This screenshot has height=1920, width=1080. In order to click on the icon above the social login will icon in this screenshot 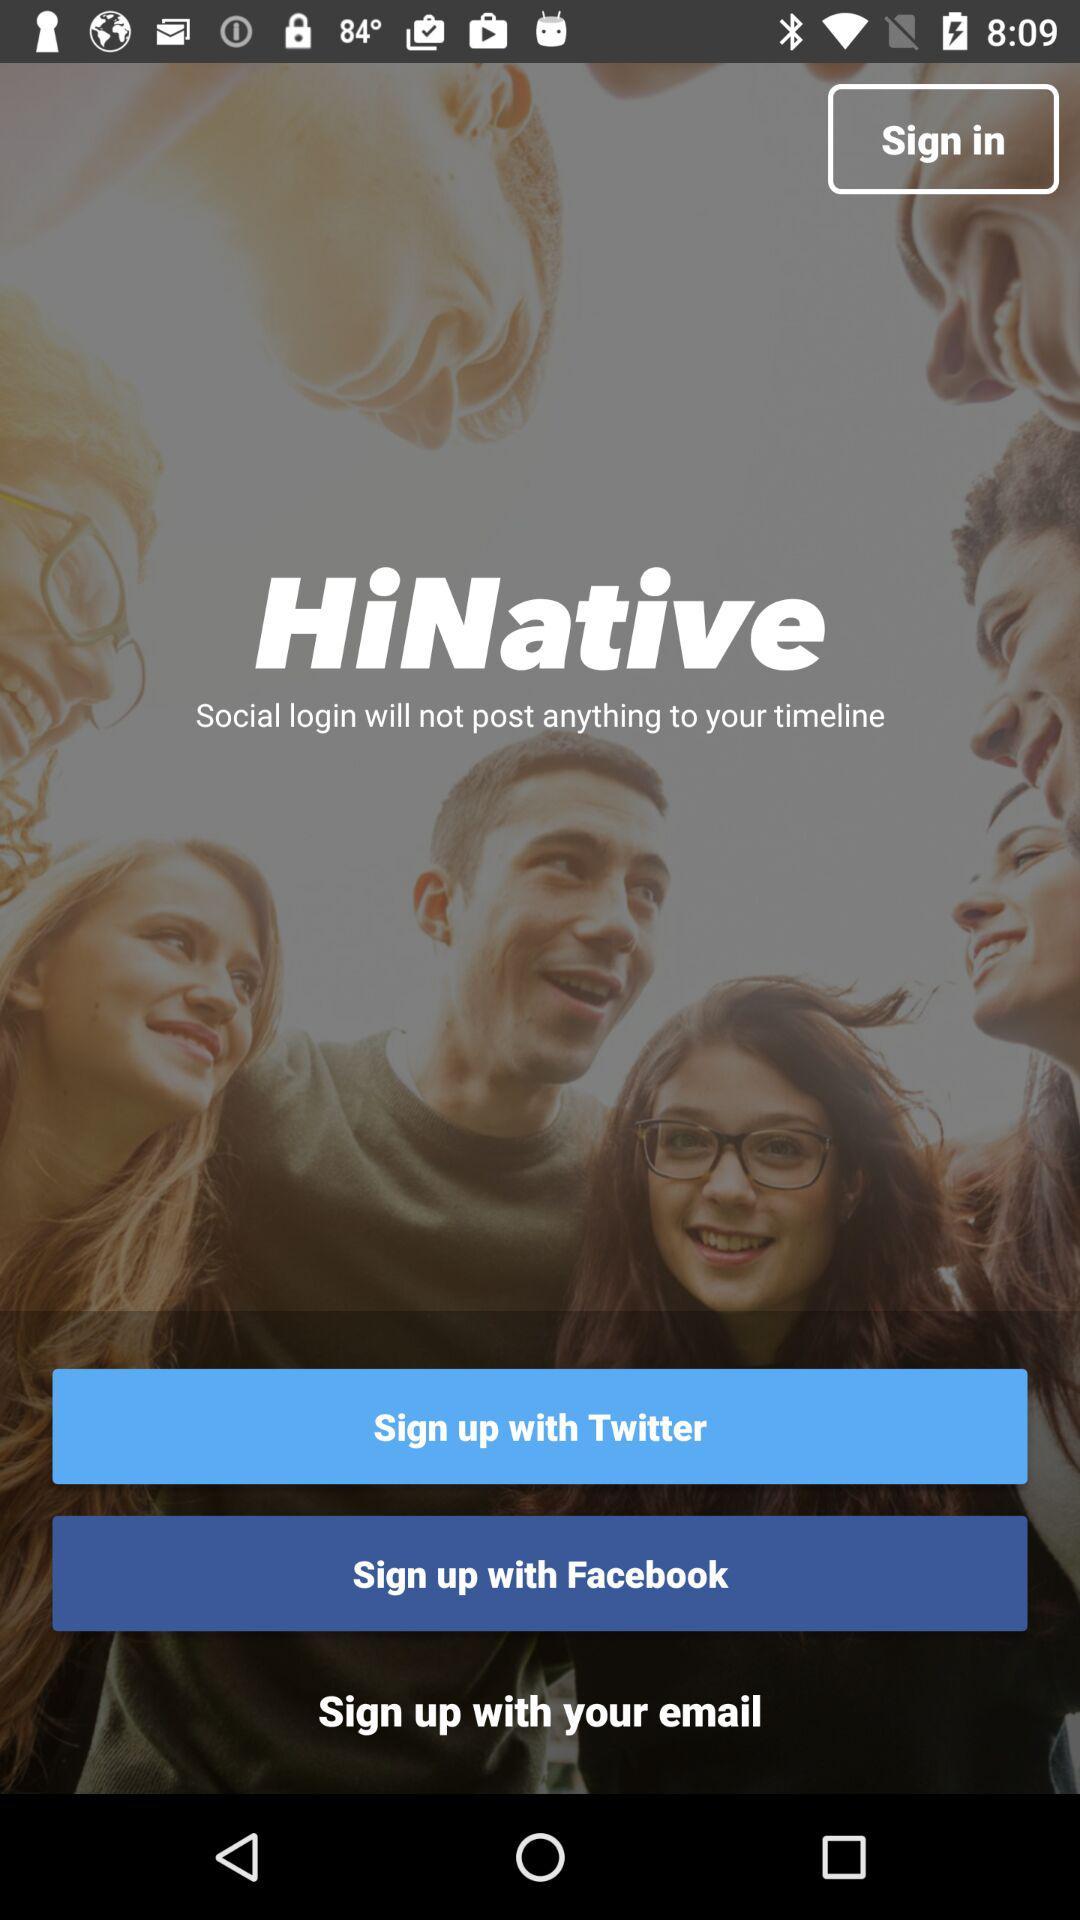, I will do `click(540, 617)`.